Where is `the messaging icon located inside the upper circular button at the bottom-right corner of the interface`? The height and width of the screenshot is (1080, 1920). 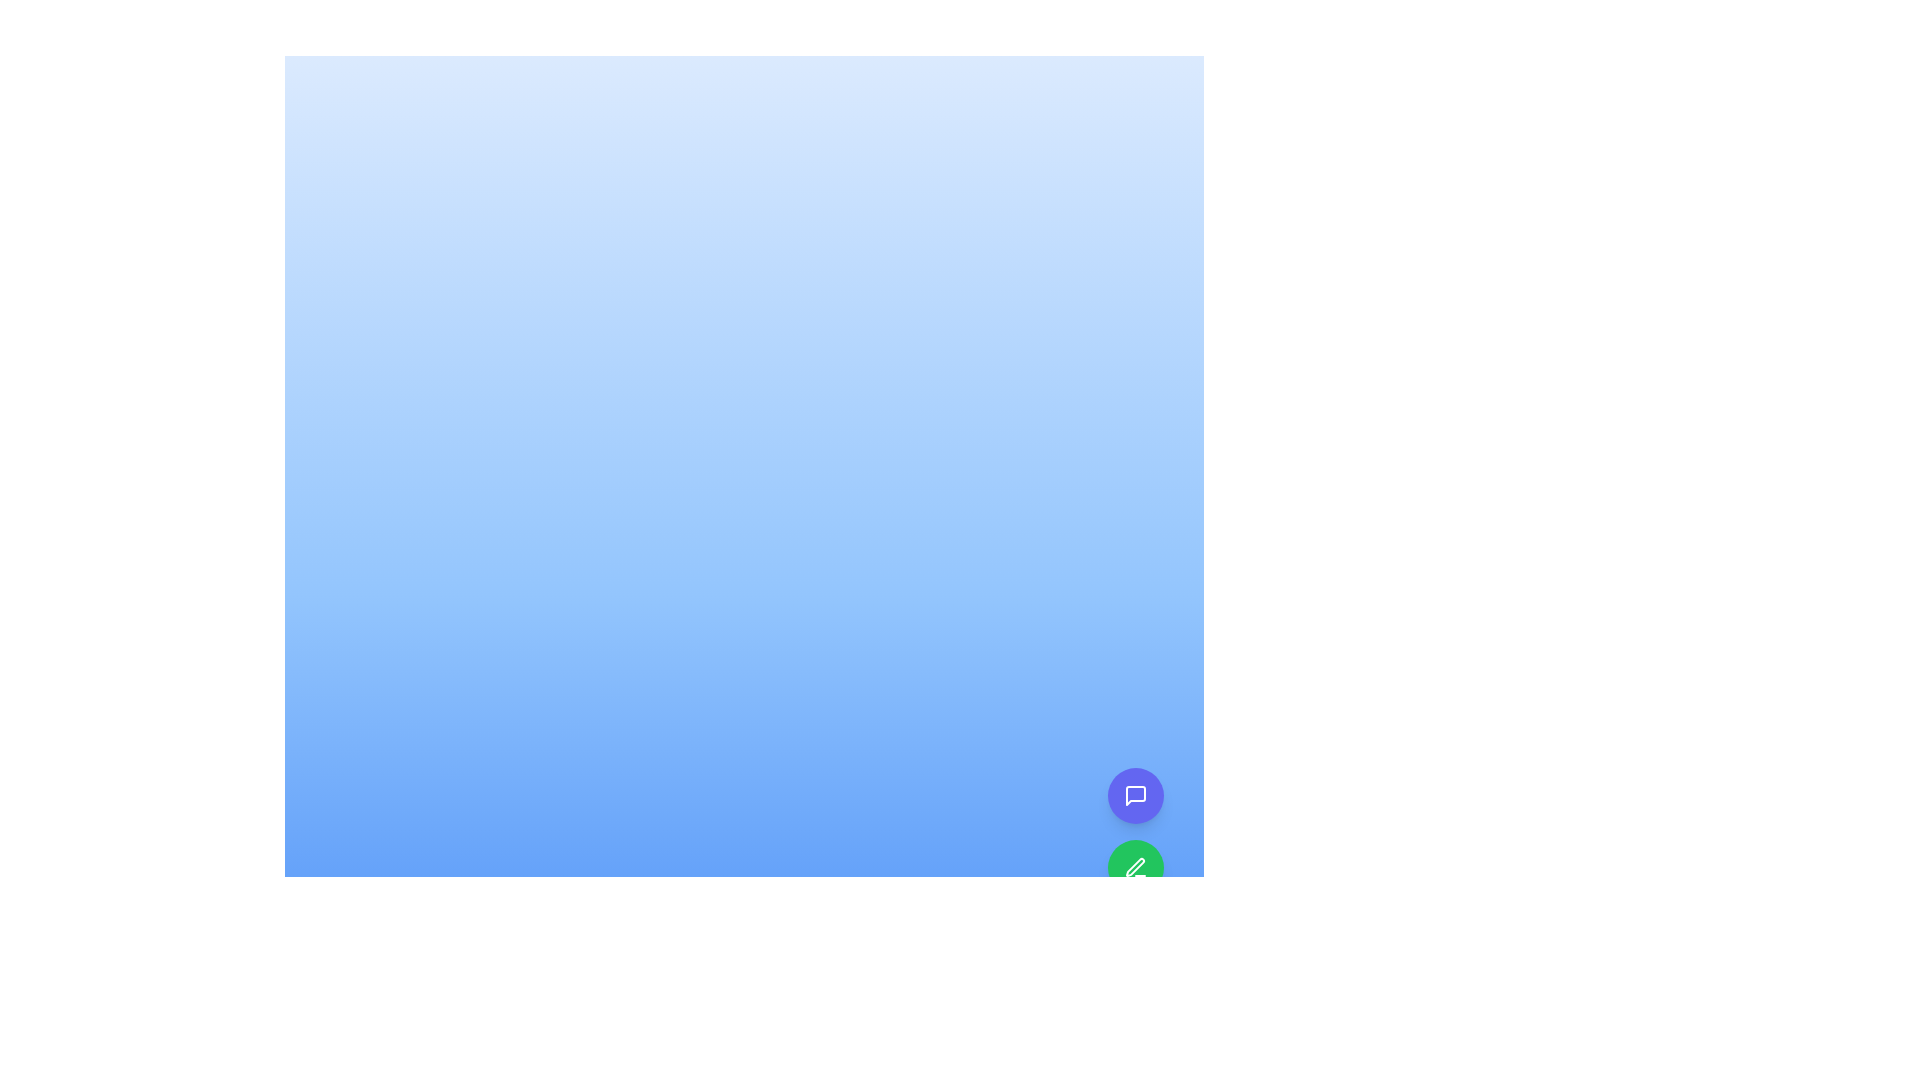 the messaging icon located inside the upper circular button at the bottom-right corner of the interface is located at coordinates (1136, 794).